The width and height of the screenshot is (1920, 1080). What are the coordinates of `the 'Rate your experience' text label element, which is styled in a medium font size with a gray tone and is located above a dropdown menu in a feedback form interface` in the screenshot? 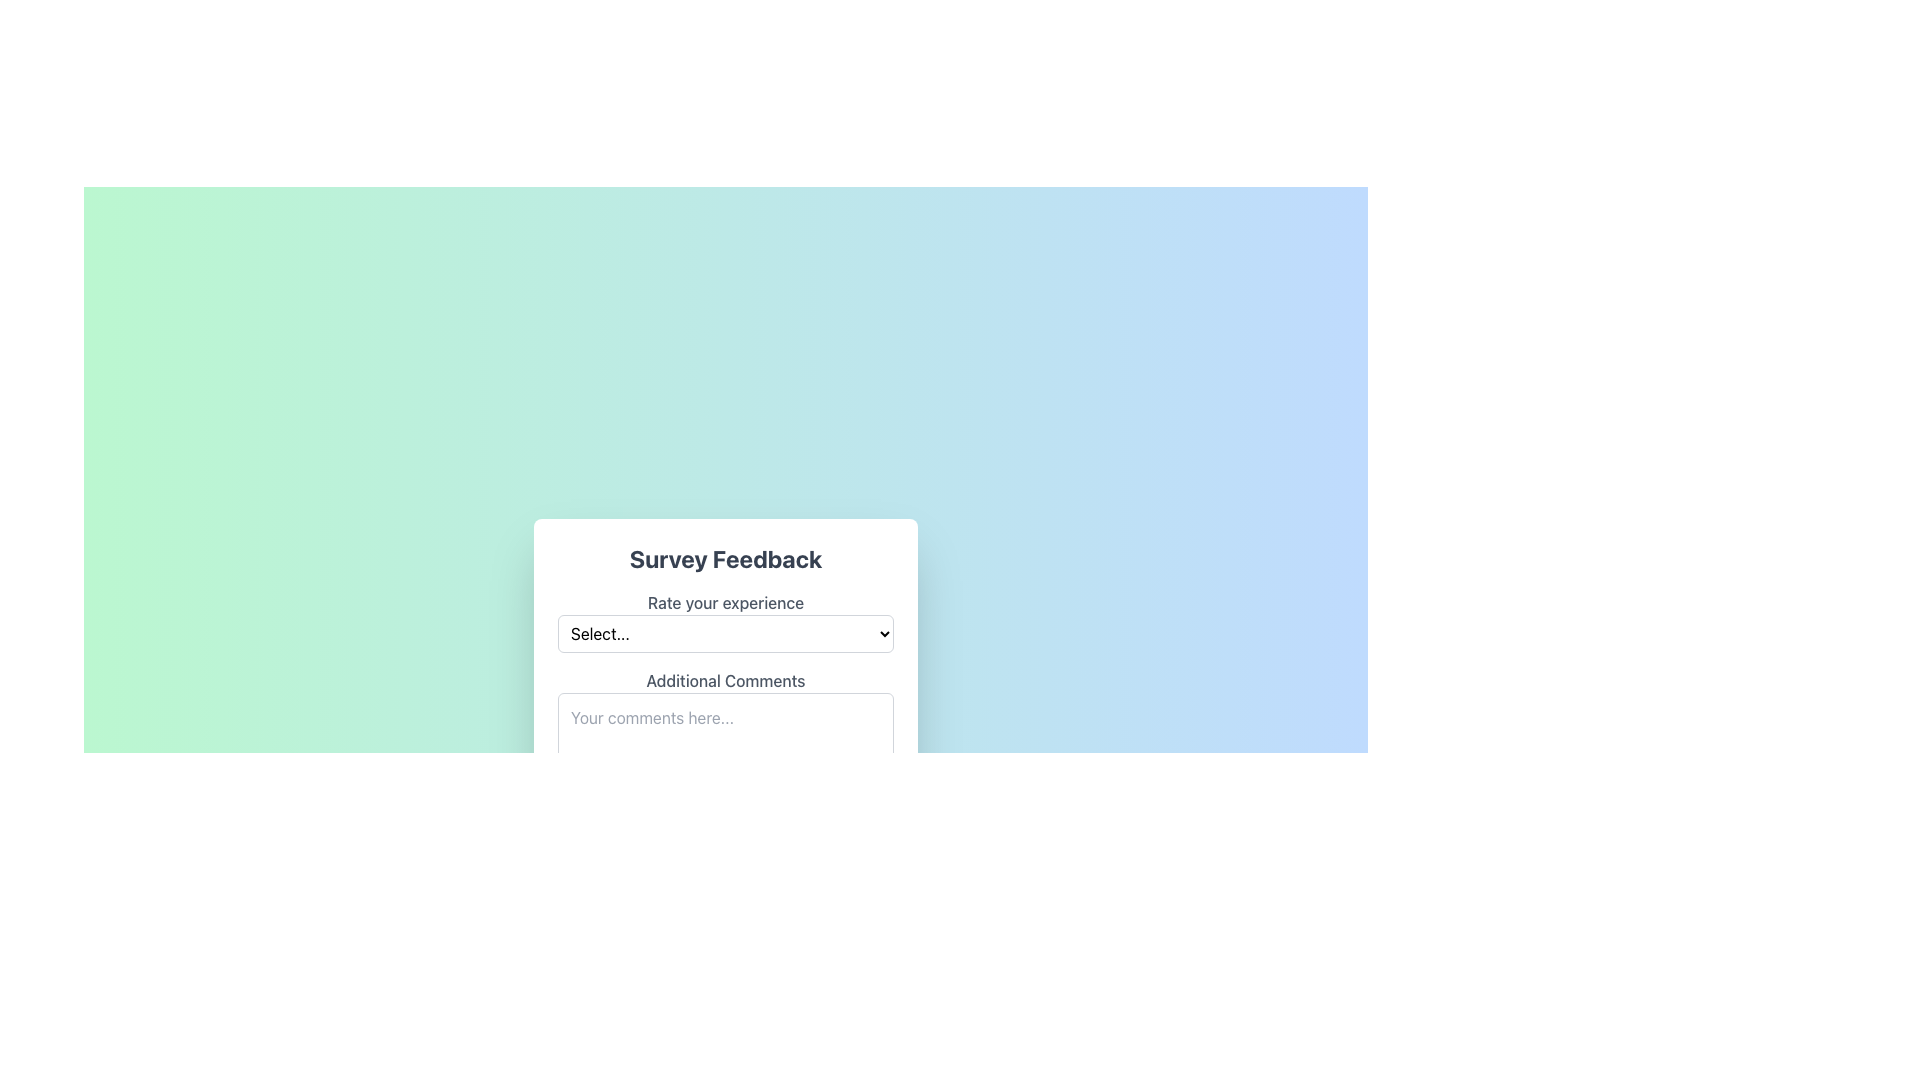 It's located at (724, 601).